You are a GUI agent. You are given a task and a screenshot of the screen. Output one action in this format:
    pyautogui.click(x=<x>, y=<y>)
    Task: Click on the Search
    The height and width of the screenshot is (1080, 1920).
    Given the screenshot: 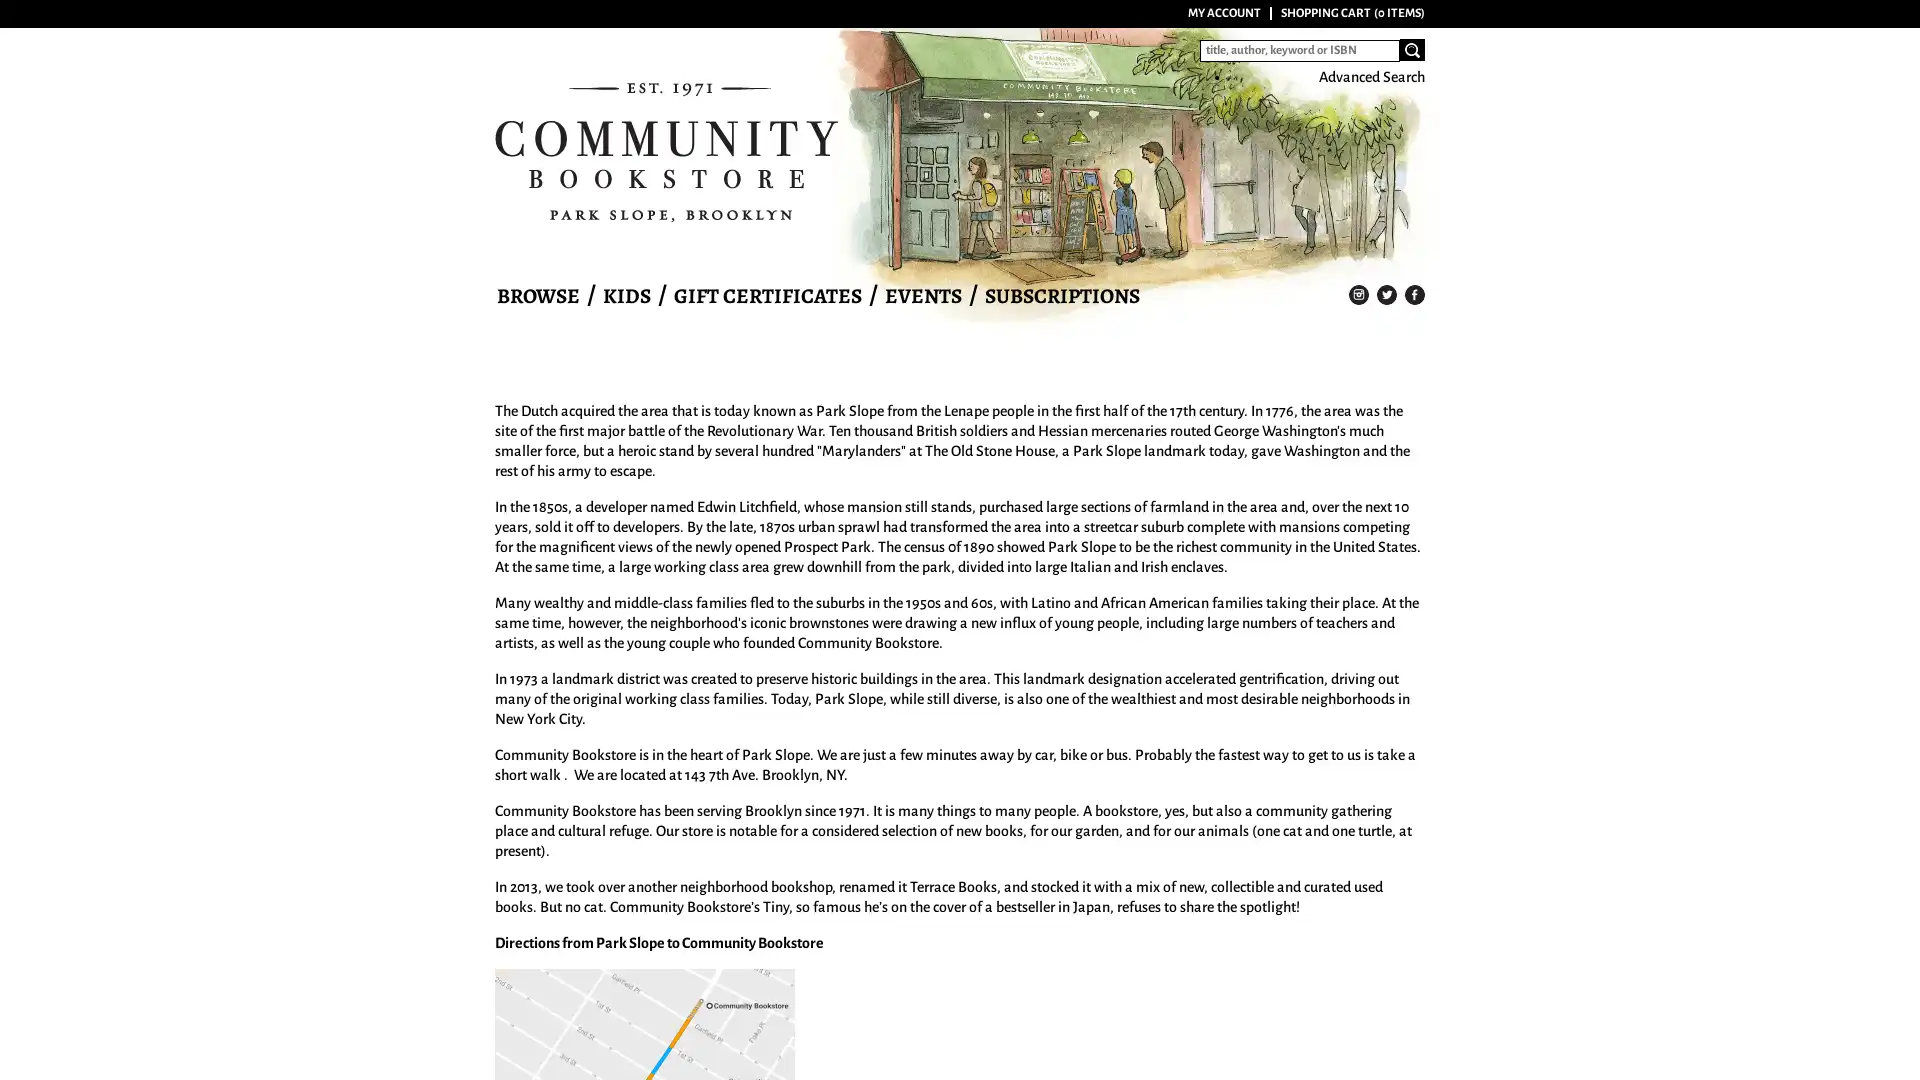 What is the action you would take?
    pyautogui.click(x=1411, y=49)
    